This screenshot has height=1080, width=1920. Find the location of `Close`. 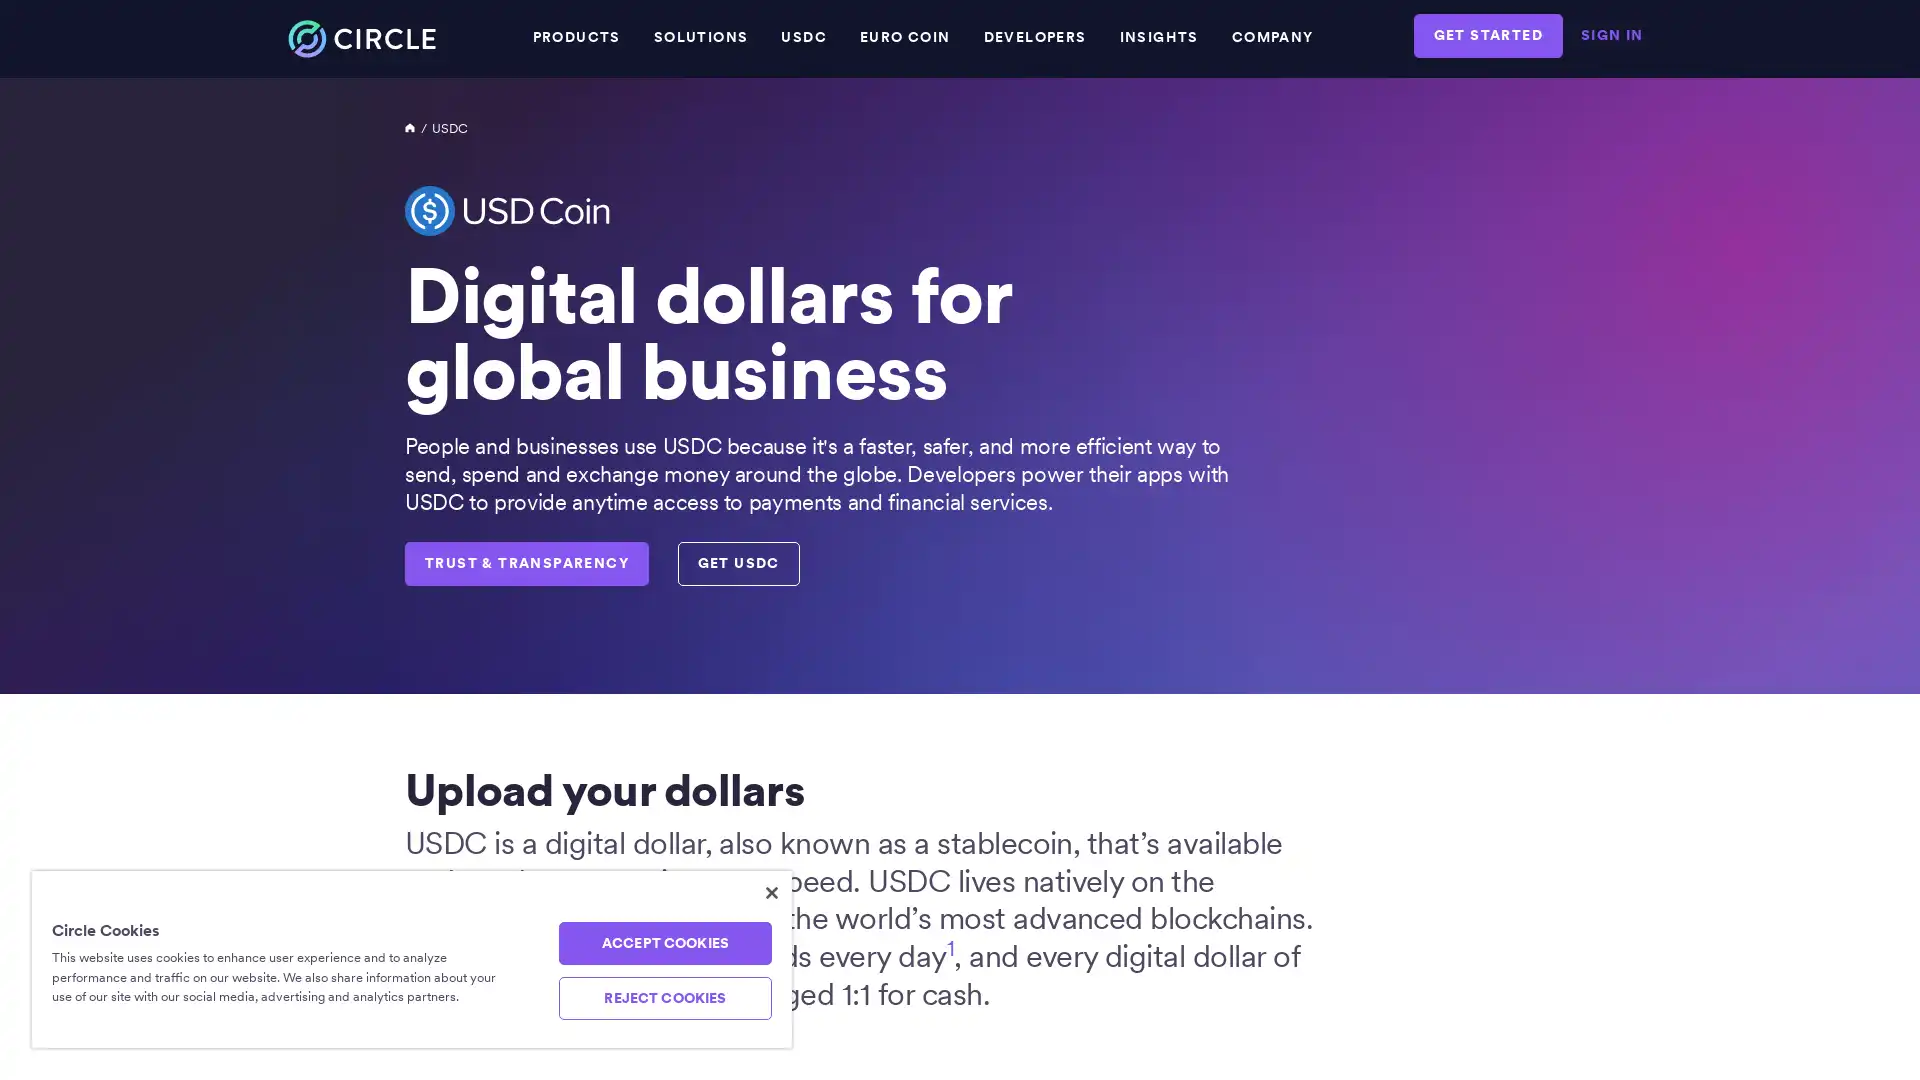

Close is located at coordinates (771, 892).